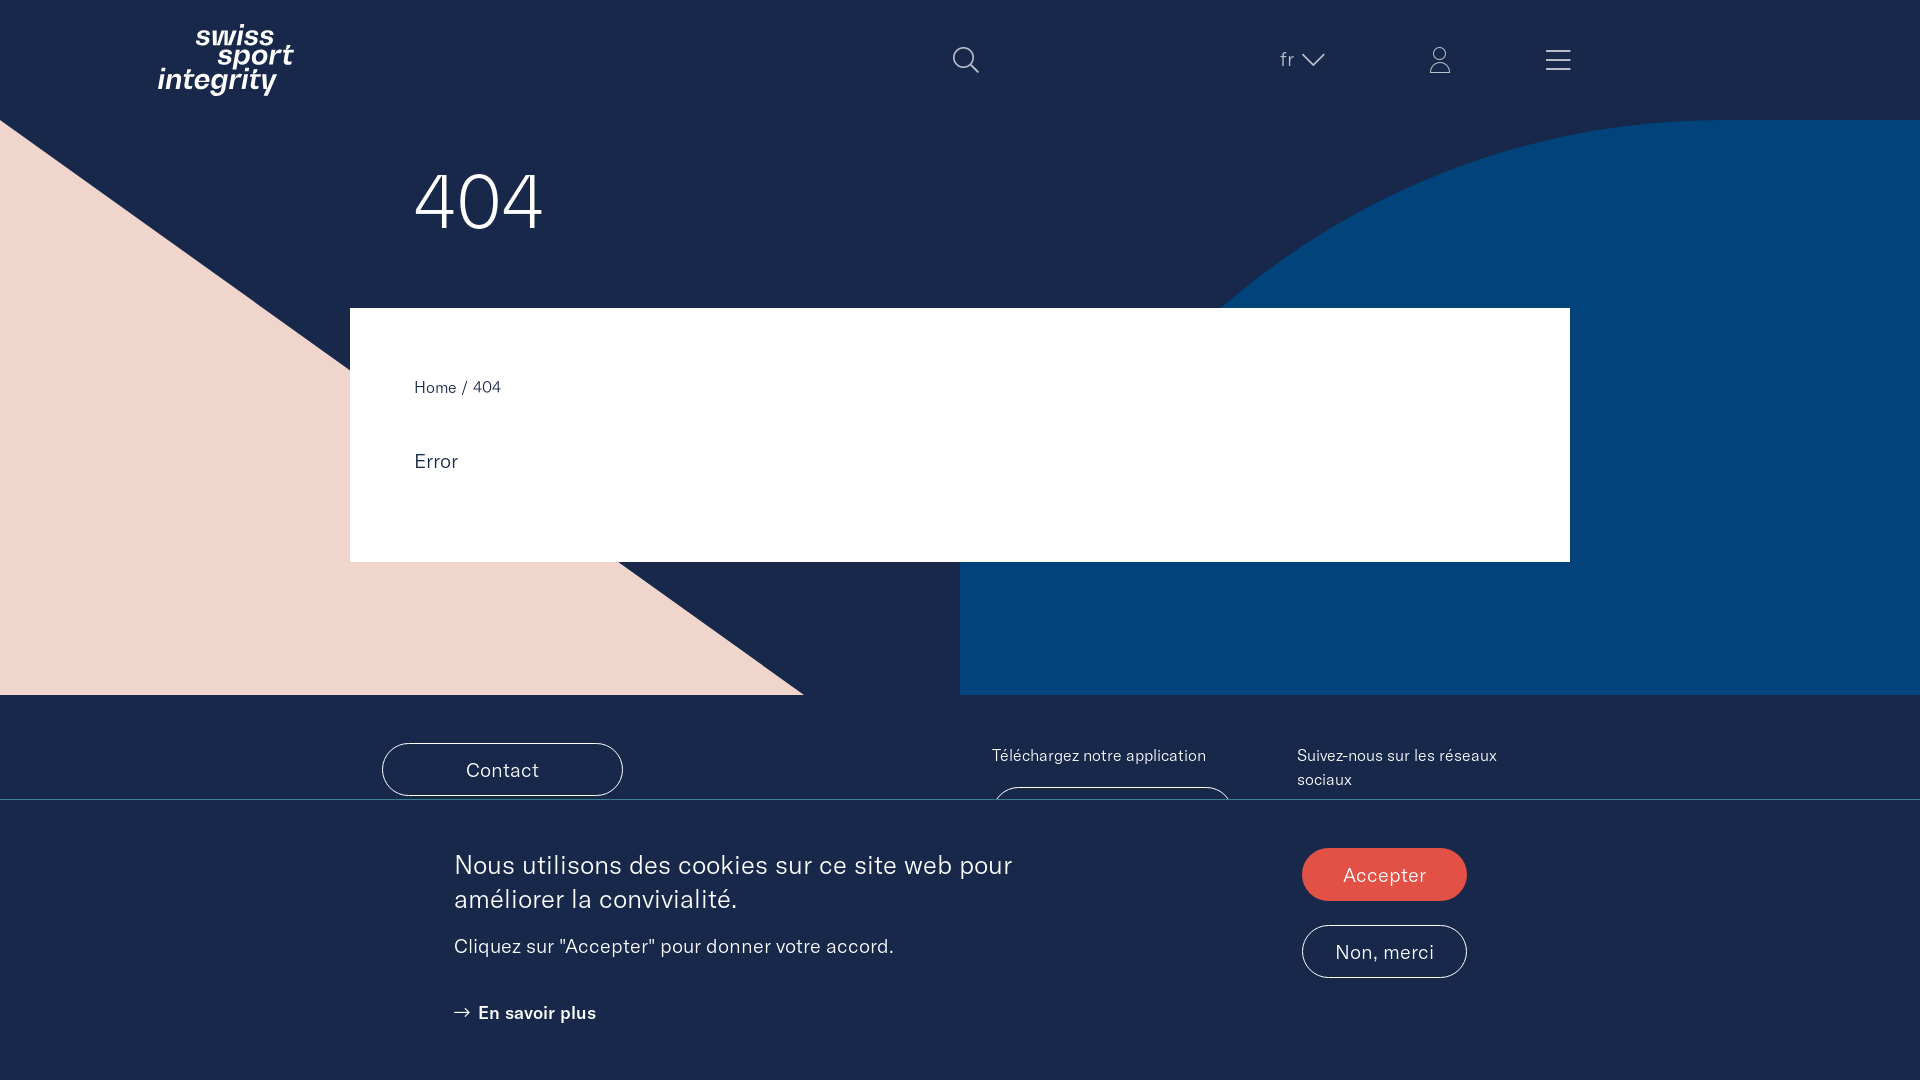 This screenshot has width=1920, height=1080. Describe the element at coordinates (502, 848) in the screenshot. I see `'Signaler un incident'` at that location.